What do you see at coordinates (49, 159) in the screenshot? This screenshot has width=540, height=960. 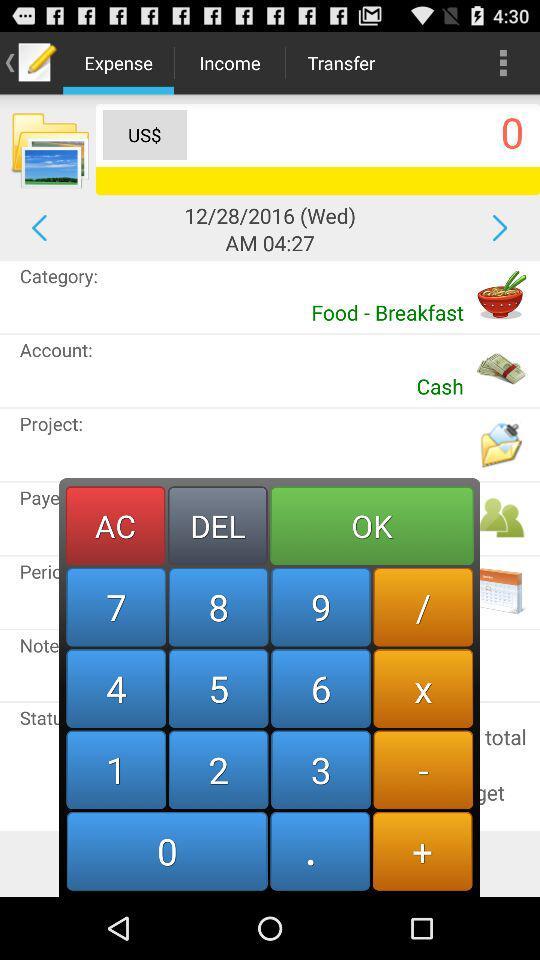 I see `the folder icon` at bounding box center [49, 159].